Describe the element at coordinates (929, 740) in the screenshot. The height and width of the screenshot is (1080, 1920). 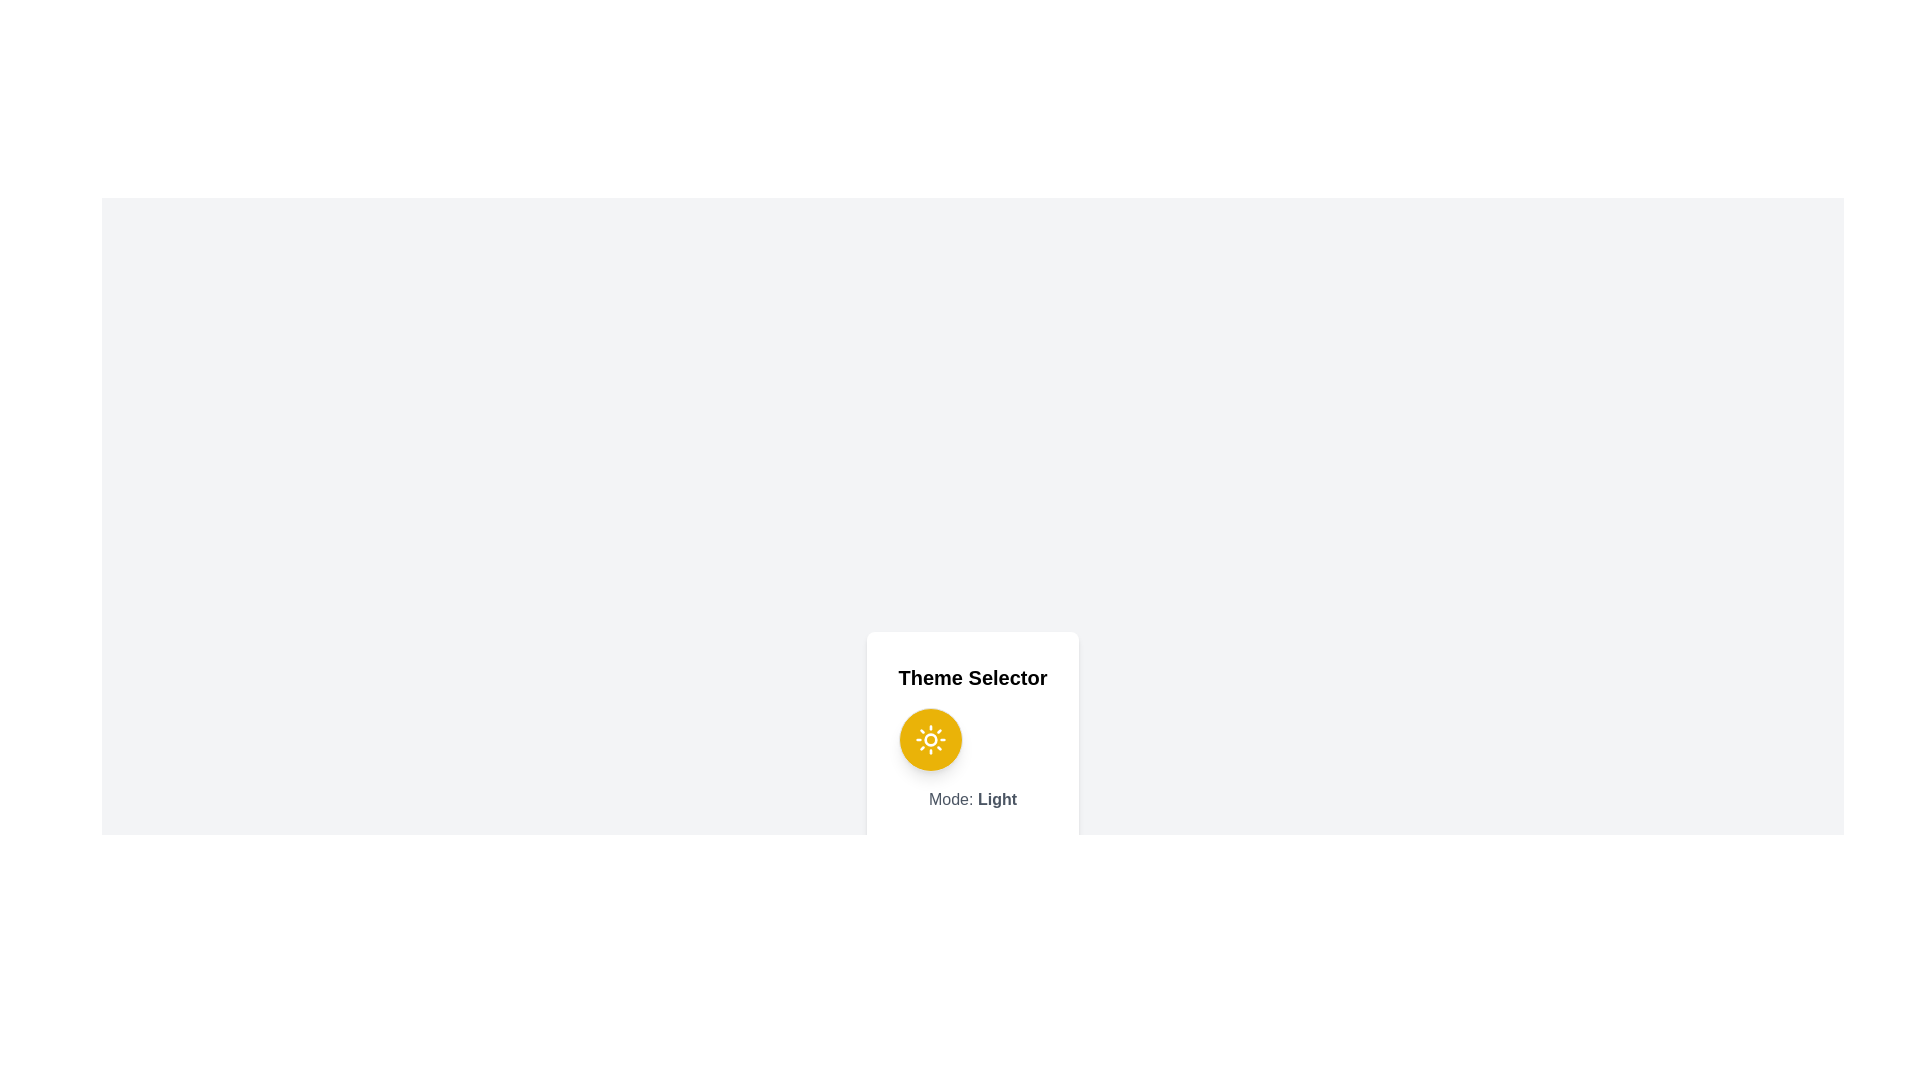
I see `the icon representing the current mode to inspect its visual representation` at that location.